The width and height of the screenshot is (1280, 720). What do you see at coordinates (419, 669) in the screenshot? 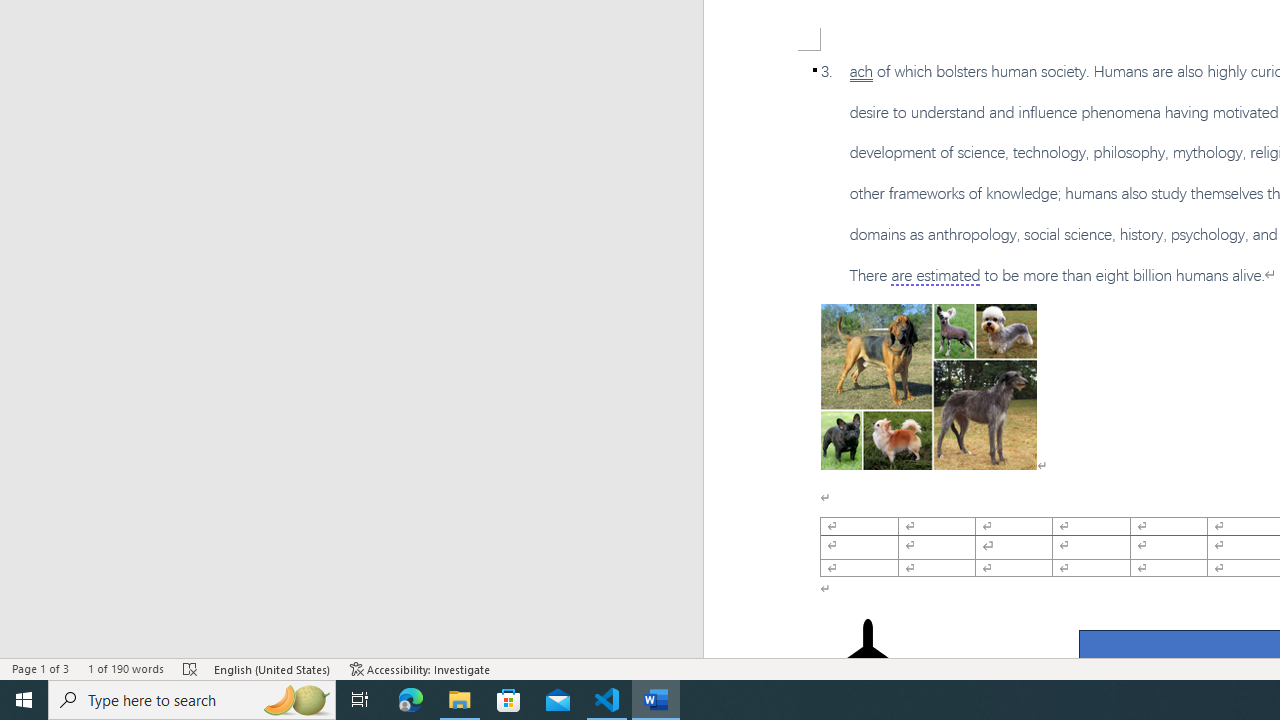
I see `'Accessibility Checker Accessibility: Investigate'` at bounding box center [419, 669].